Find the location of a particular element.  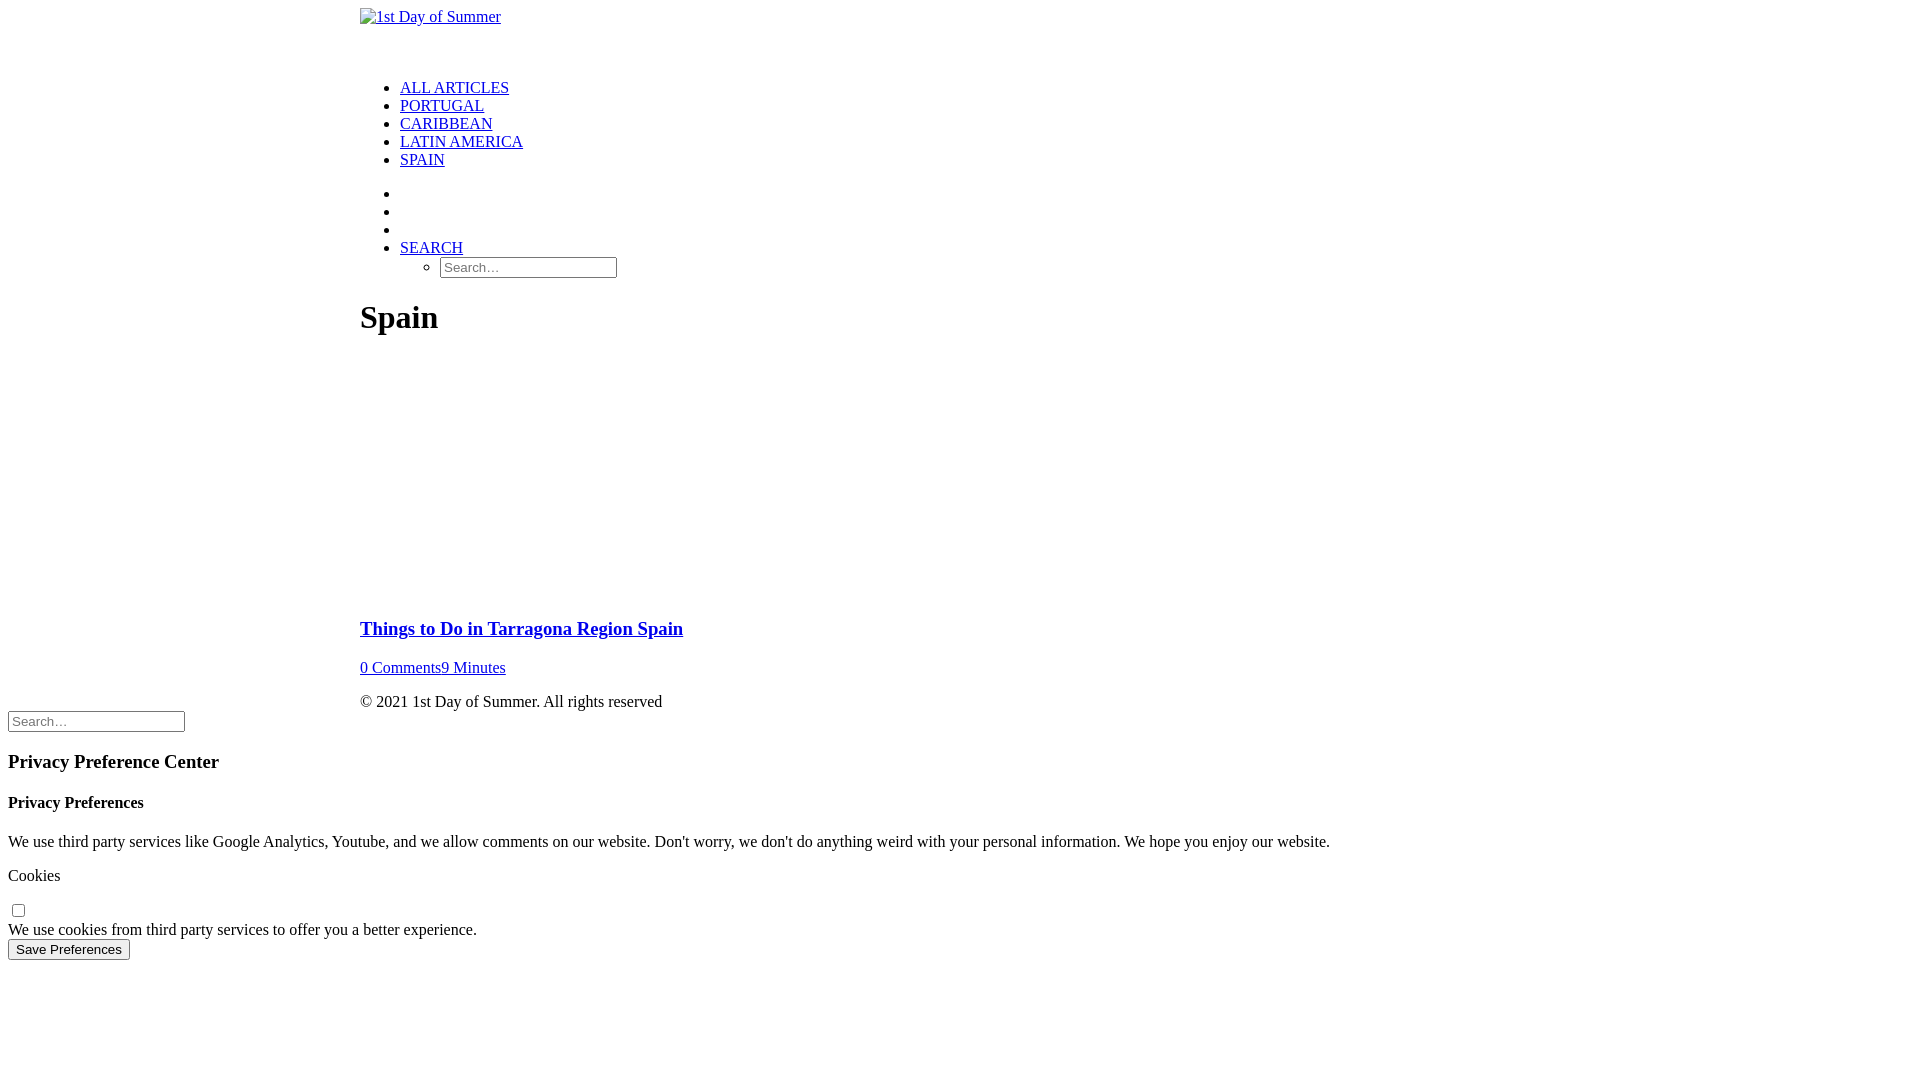

'PORTUGAL' is located at coordinates (440, 105).